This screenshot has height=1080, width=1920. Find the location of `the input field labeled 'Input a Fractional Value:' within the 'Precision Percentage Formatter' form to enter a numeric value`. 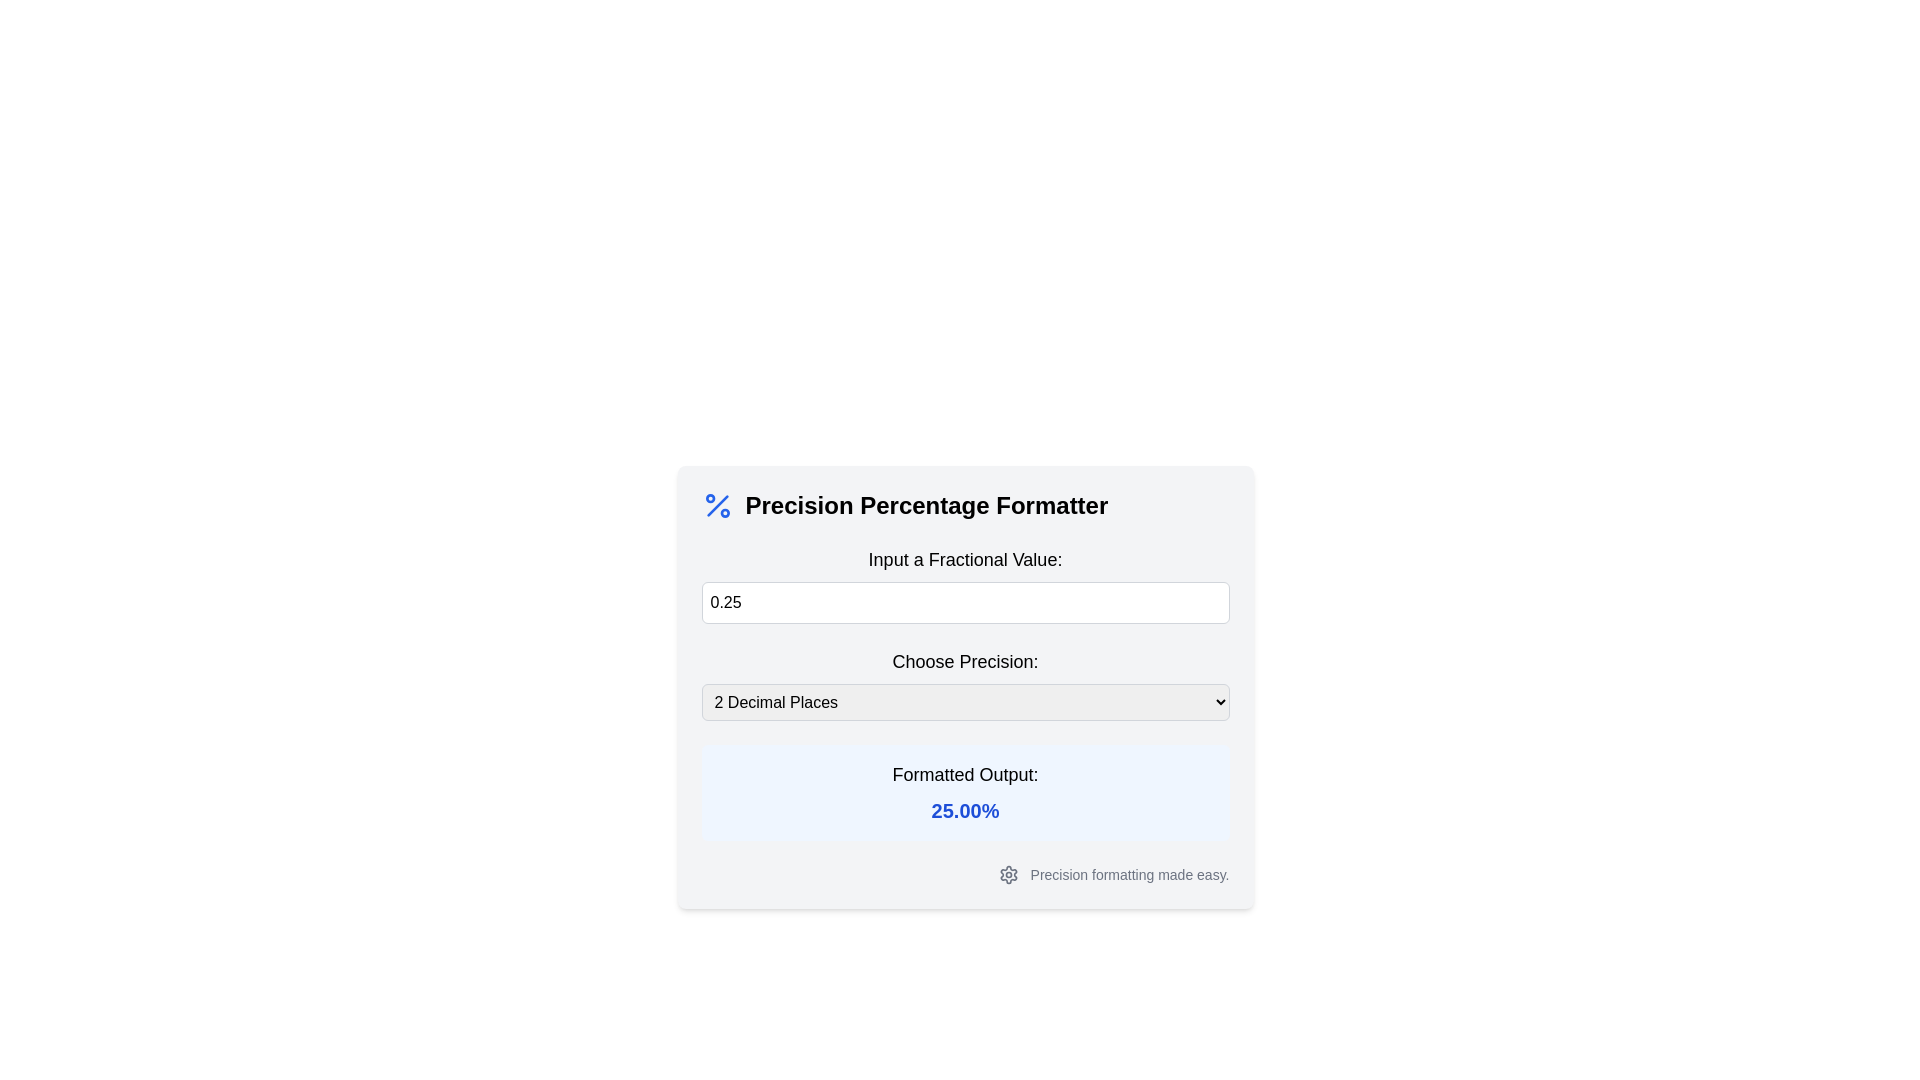

the input field labeled 'Input a Fractional Value:' within the 'Precision Percentage Formatter' form to enter a numeric value is located at coordinates (965, 686).